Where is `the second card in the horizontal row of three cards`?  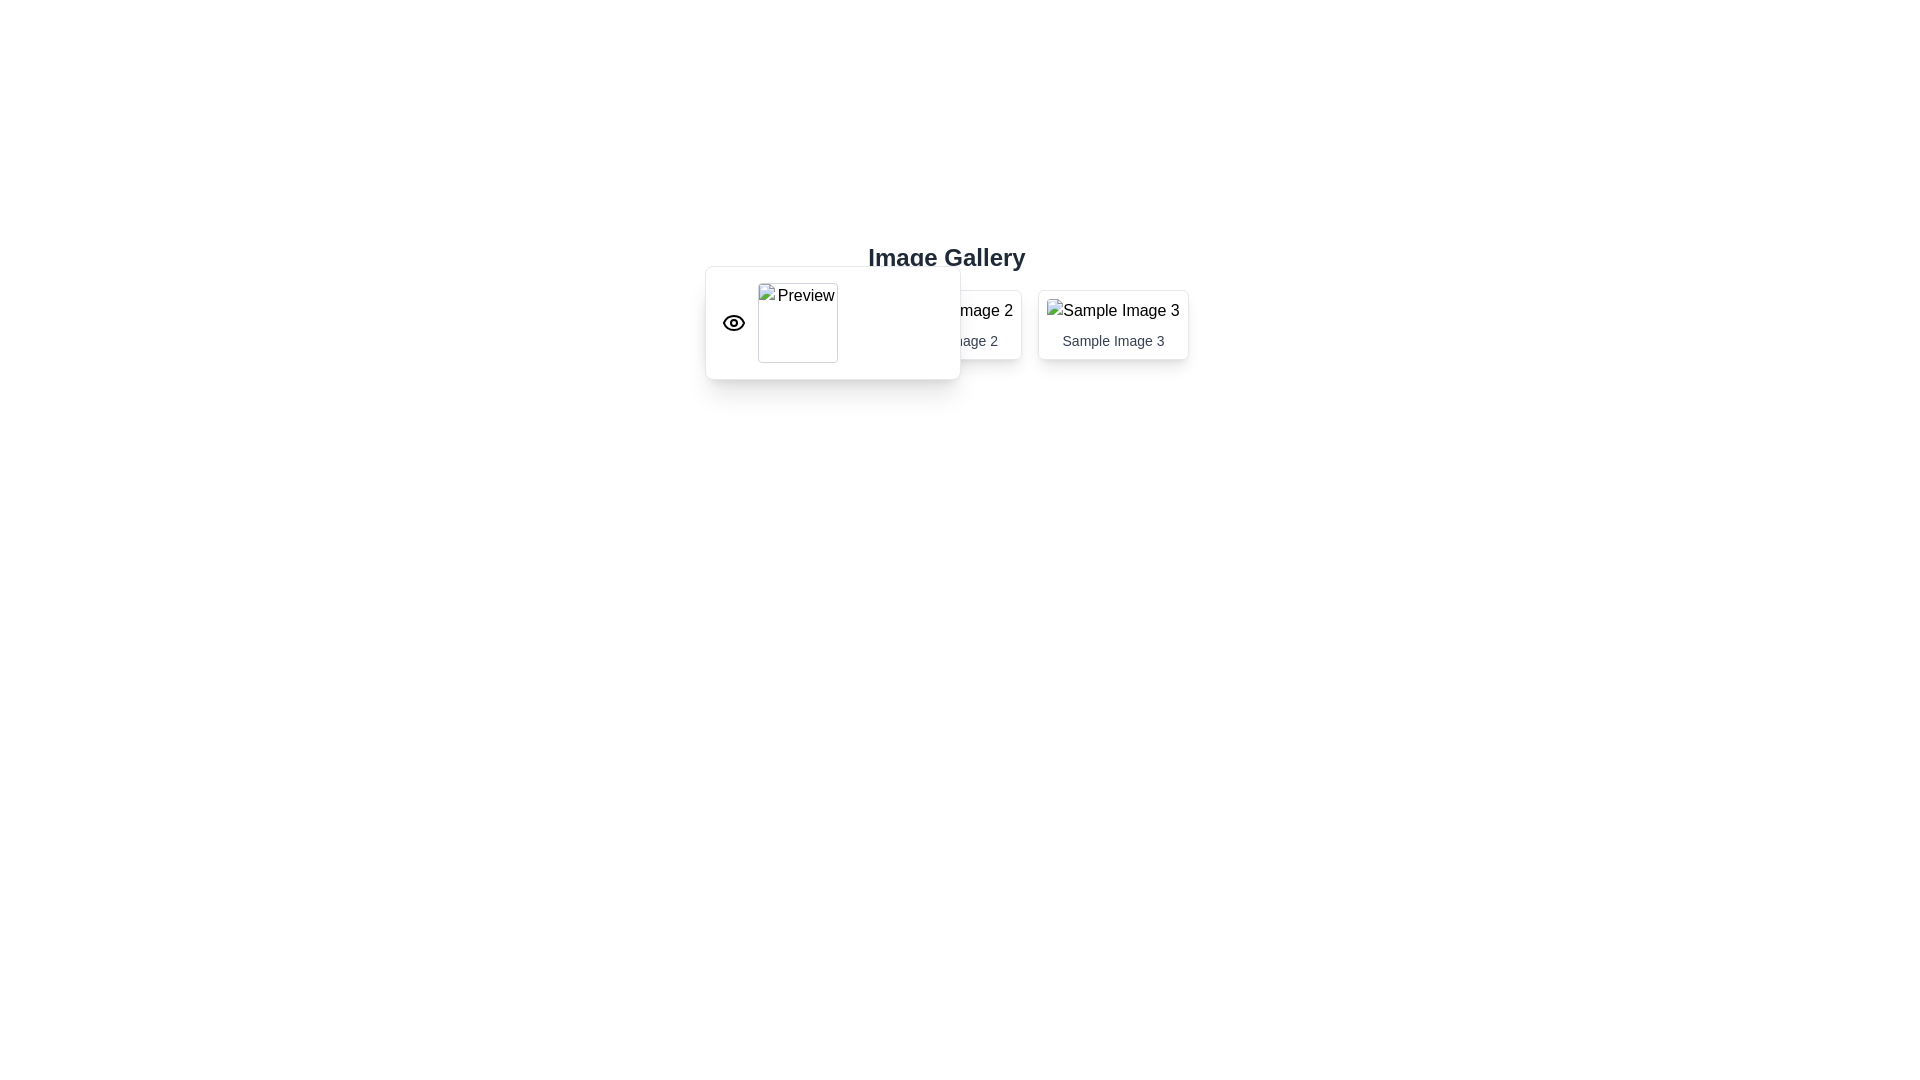
the second card in the horizontal row of three cards is located at coordinates (945, 323).